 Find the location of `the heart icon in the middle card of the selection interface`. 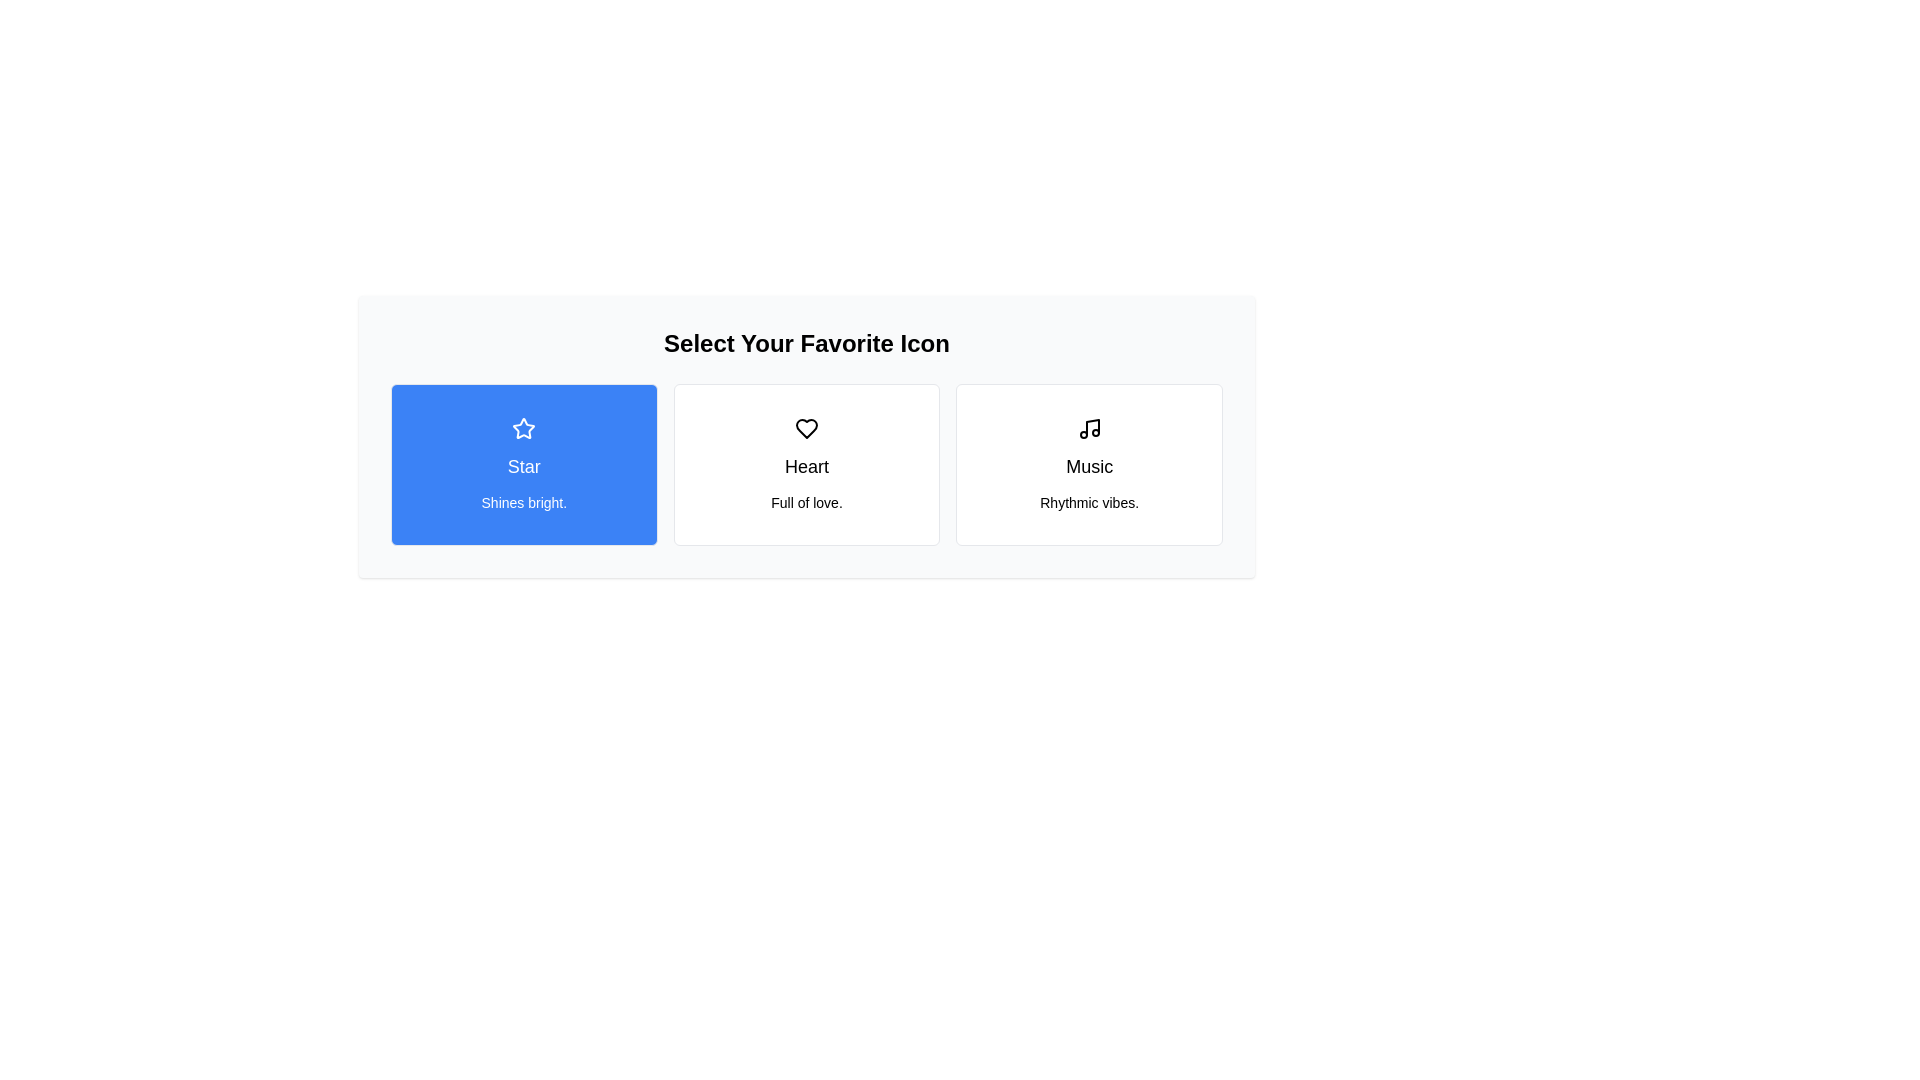

the heart icon in the middle card of the selection interface is located at coordinates (806, 427).